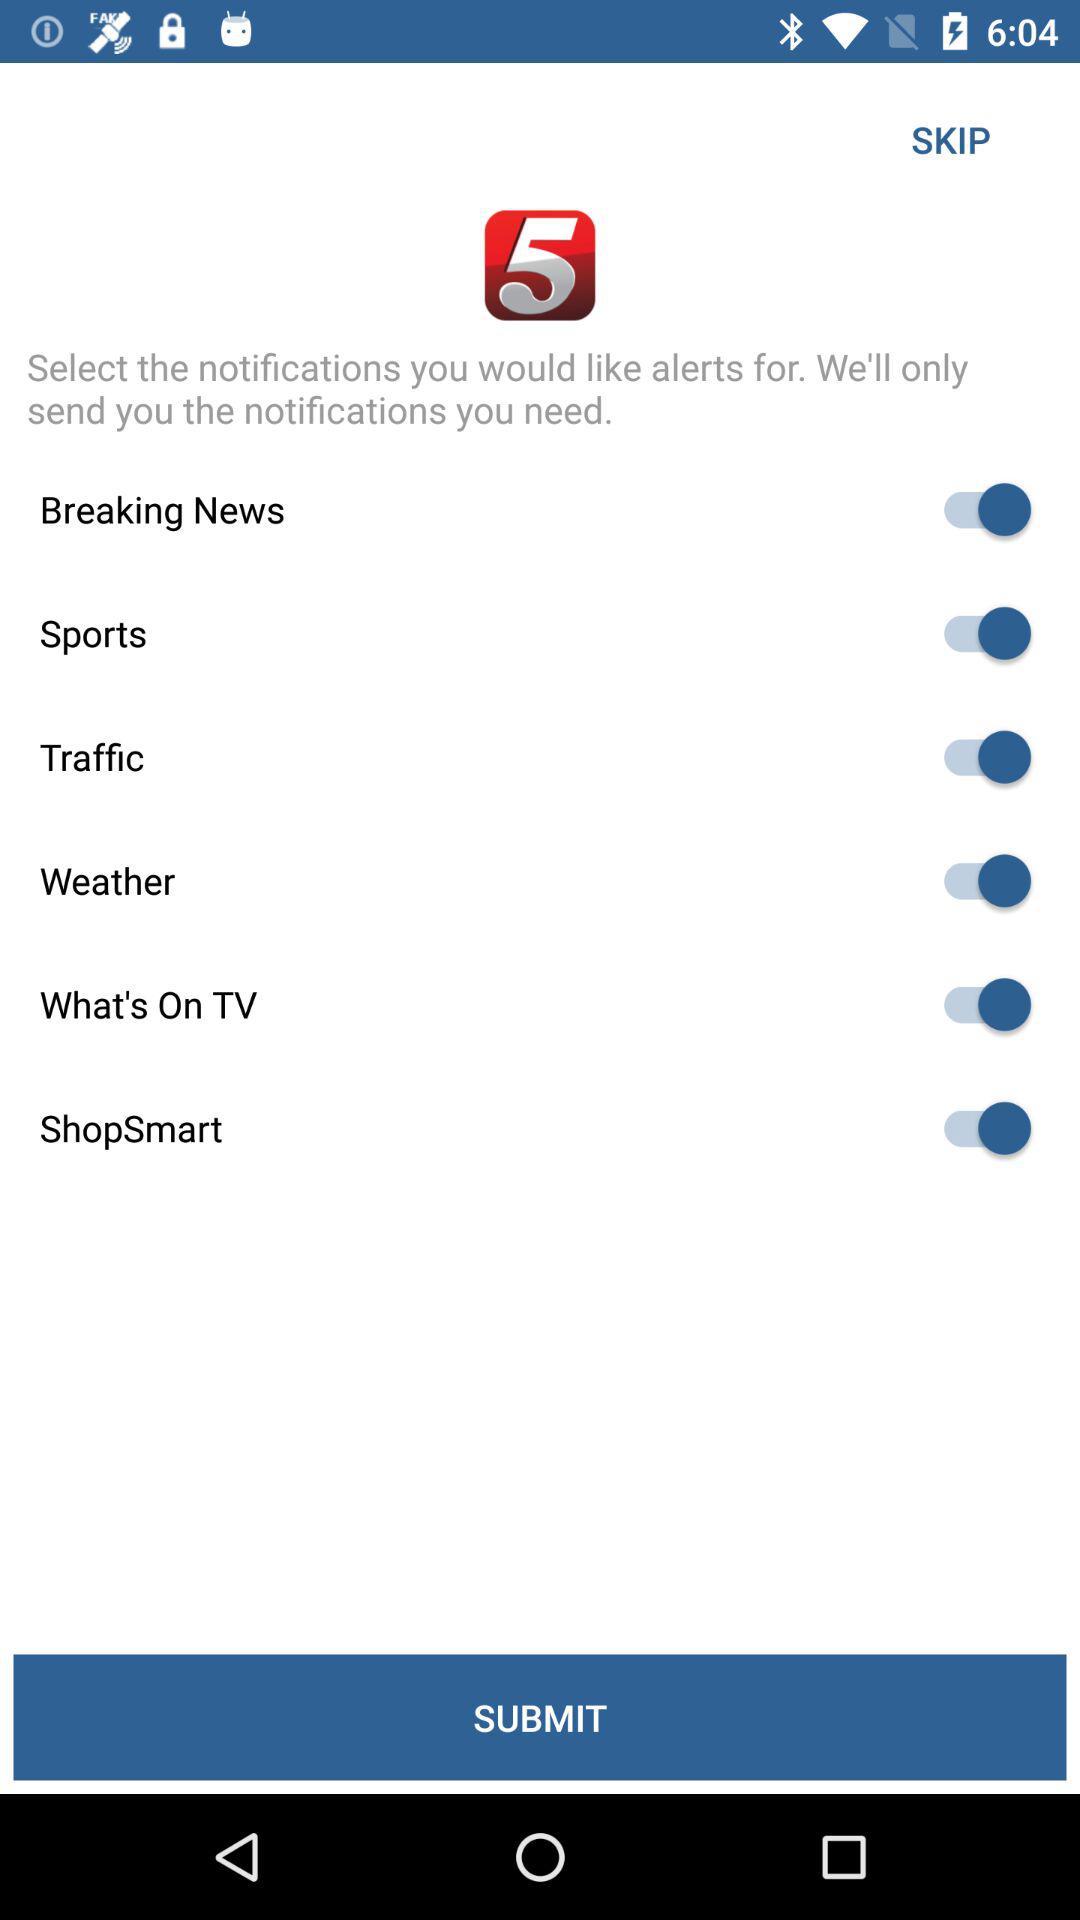 The height and width of the screenshot is (1920, 1080). What do you see at coordinates (977, 632) in the screenshot?
I see `notifications` at bounding box center [977, 632].